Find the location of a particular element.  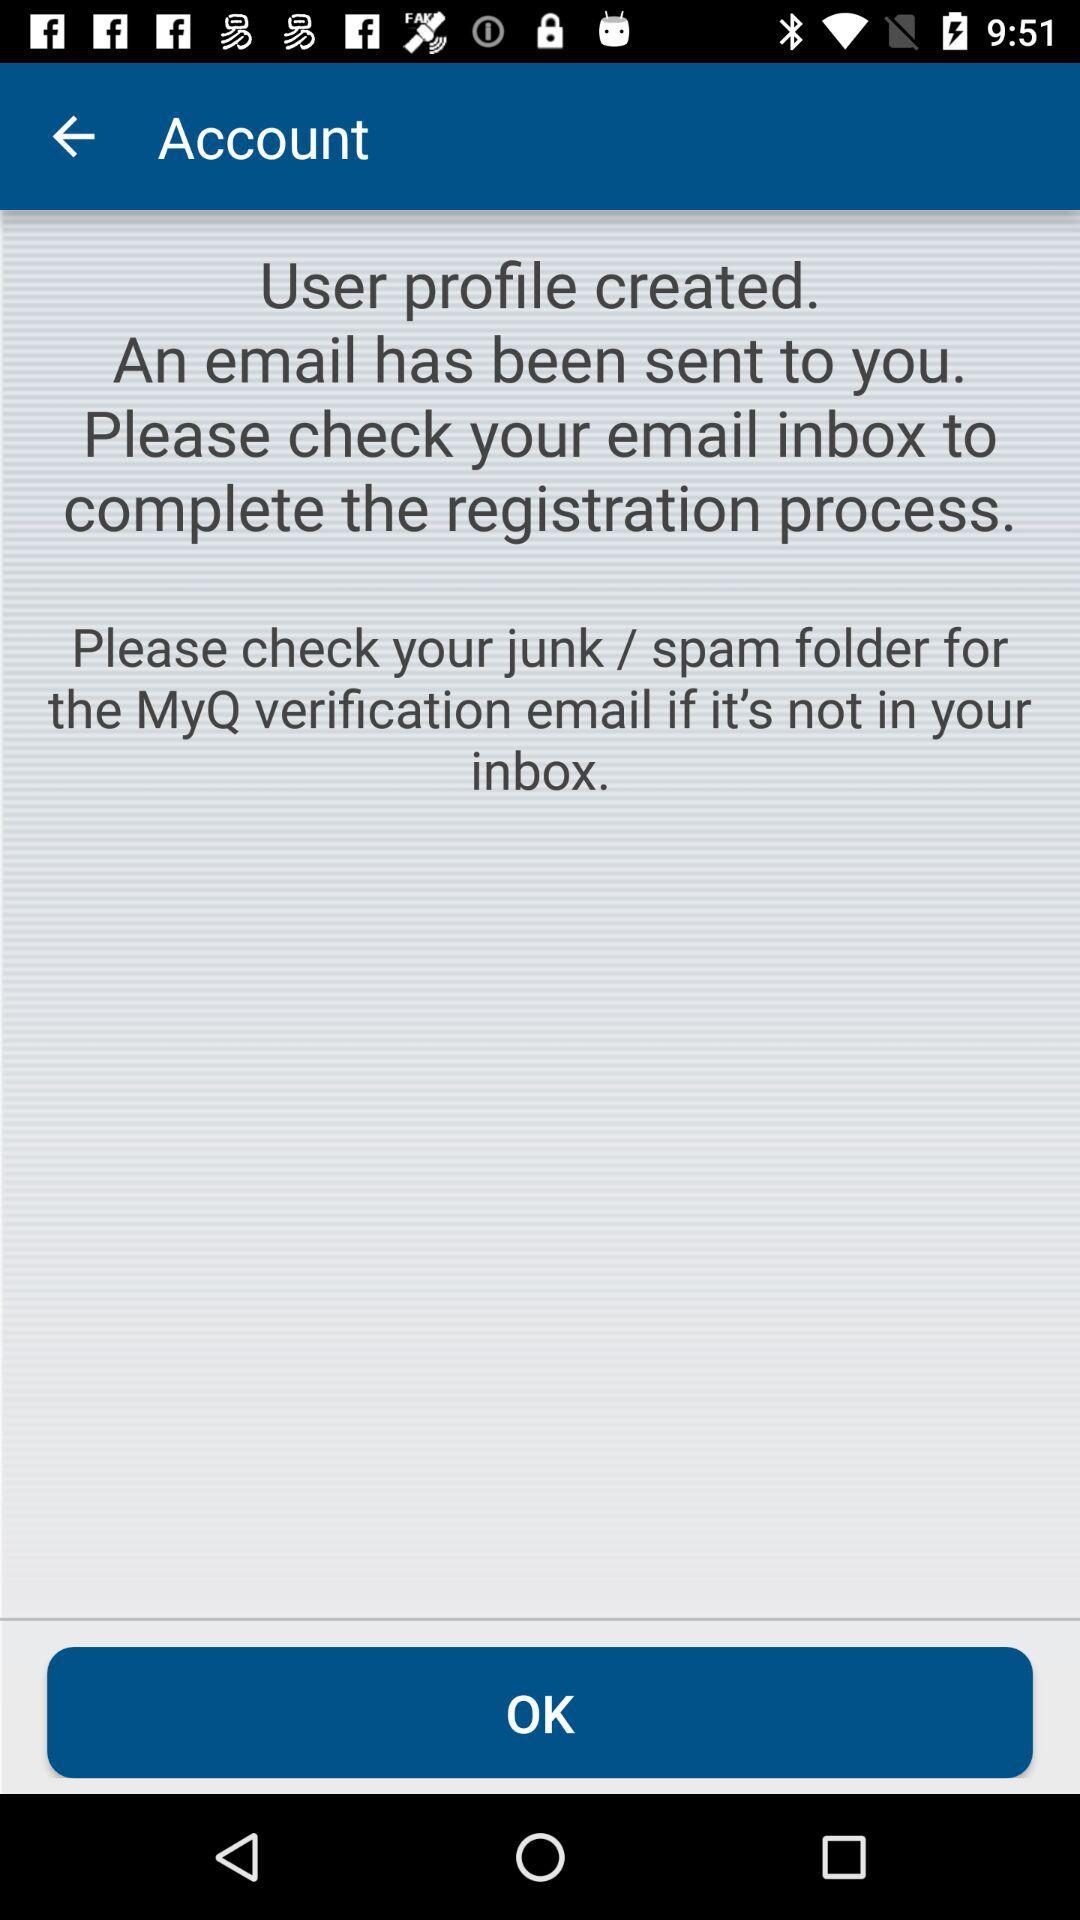

ok icon is located at coordinates (540, 1711).